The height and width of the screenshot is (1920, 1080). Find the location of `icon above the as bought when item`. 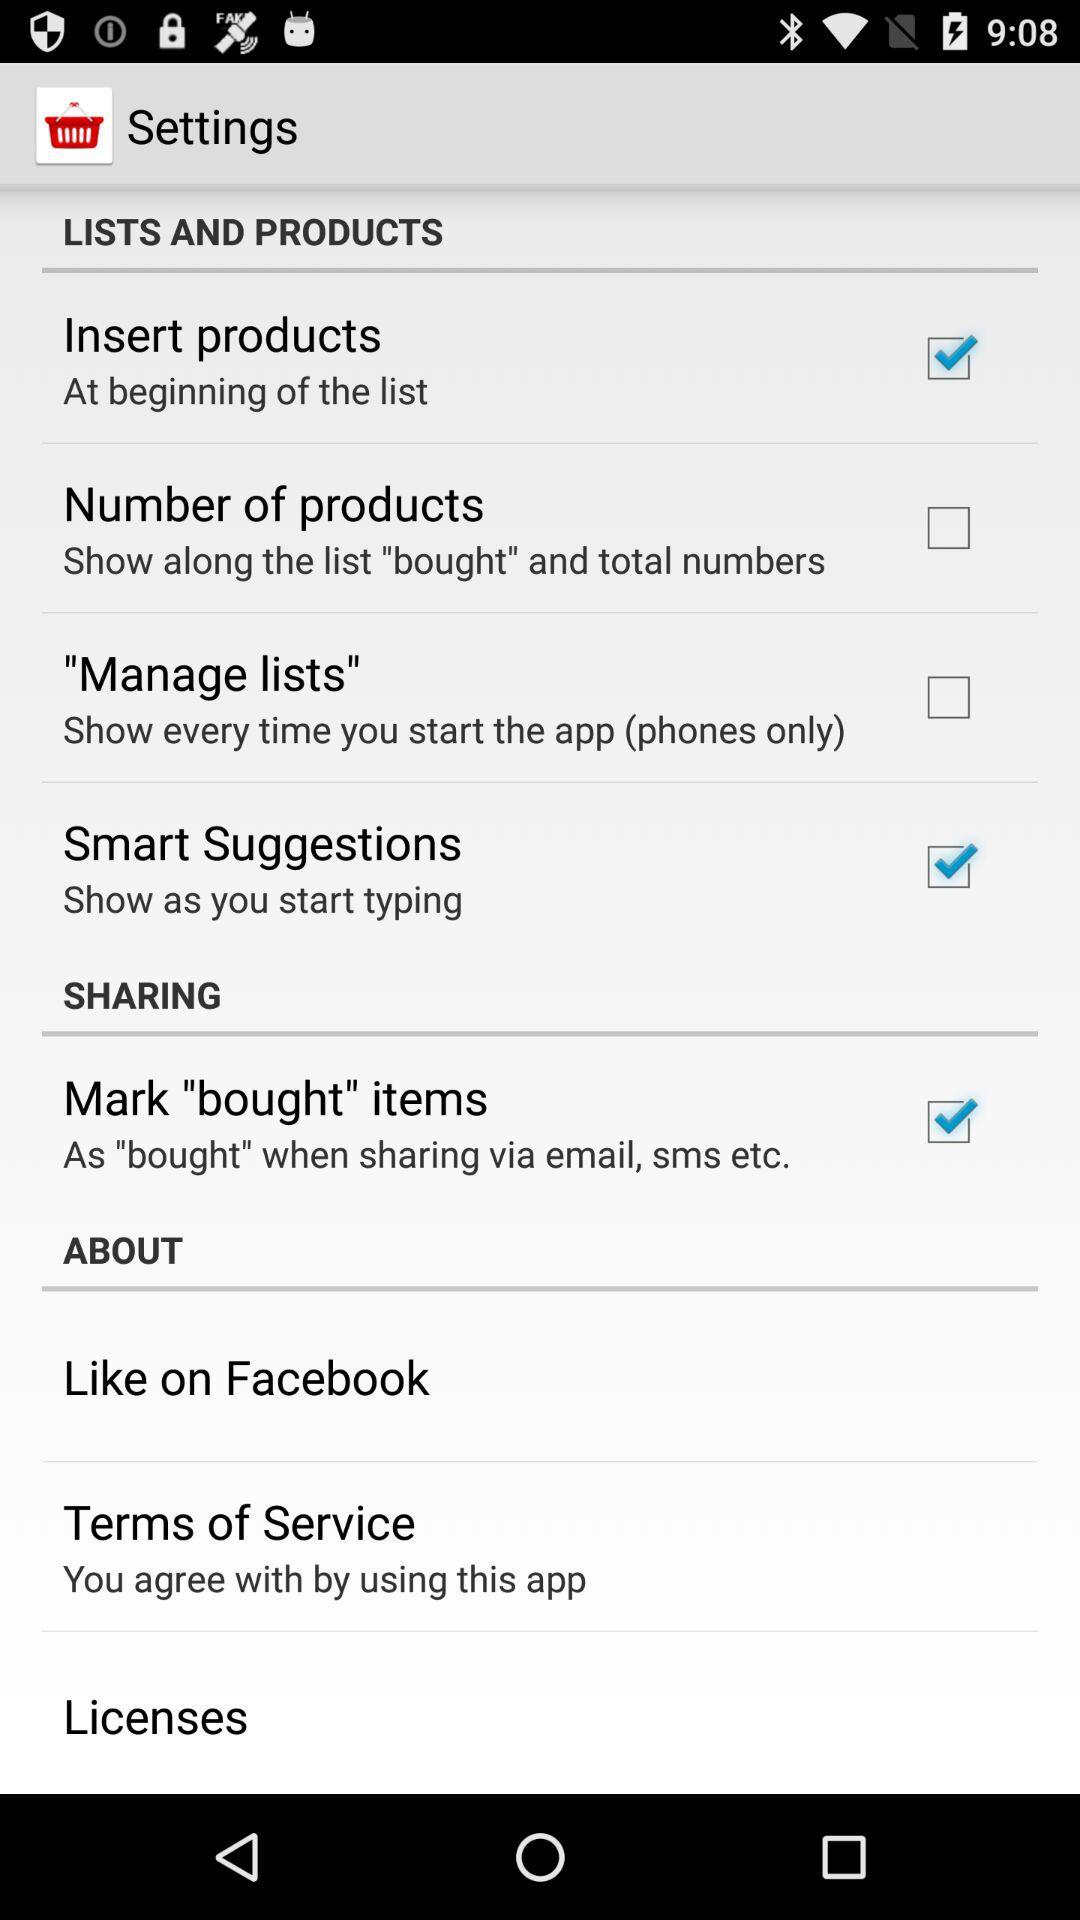

icon above the as bought when item is located at coordinates (275, 1095).